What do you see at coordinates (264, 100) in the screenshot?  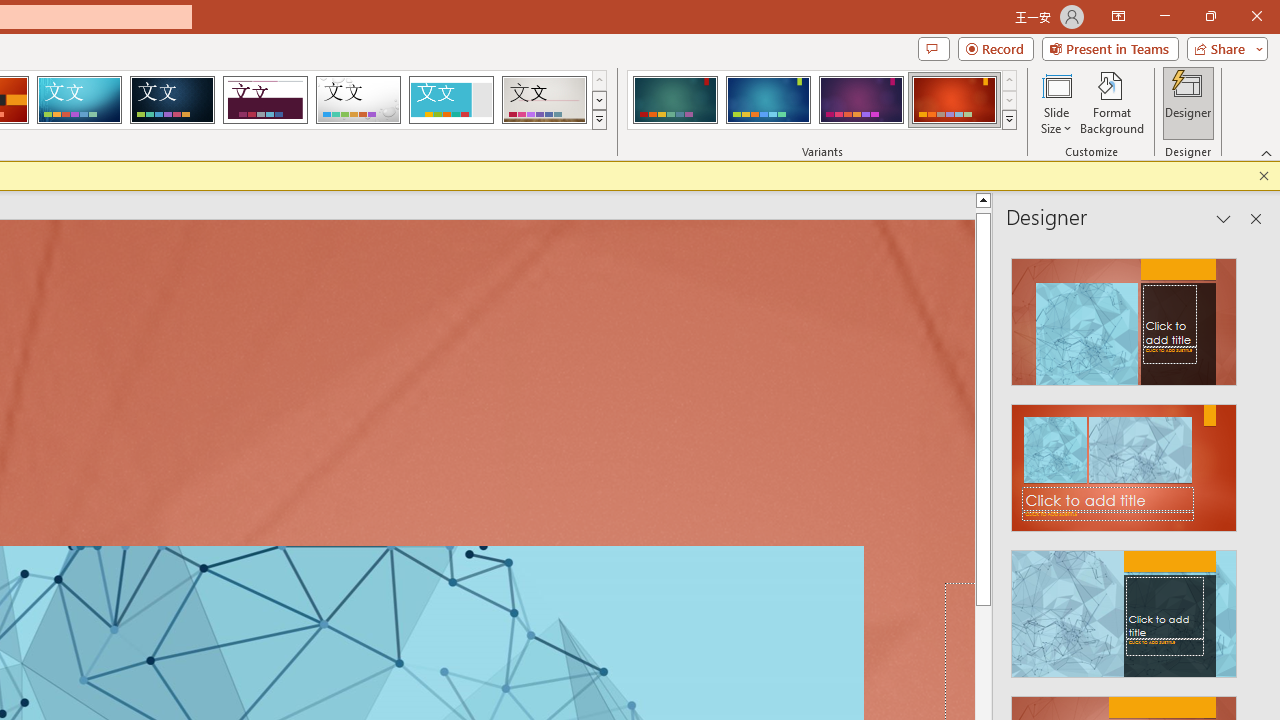 I see `'Dividend'` at bounding box center [264, 100].